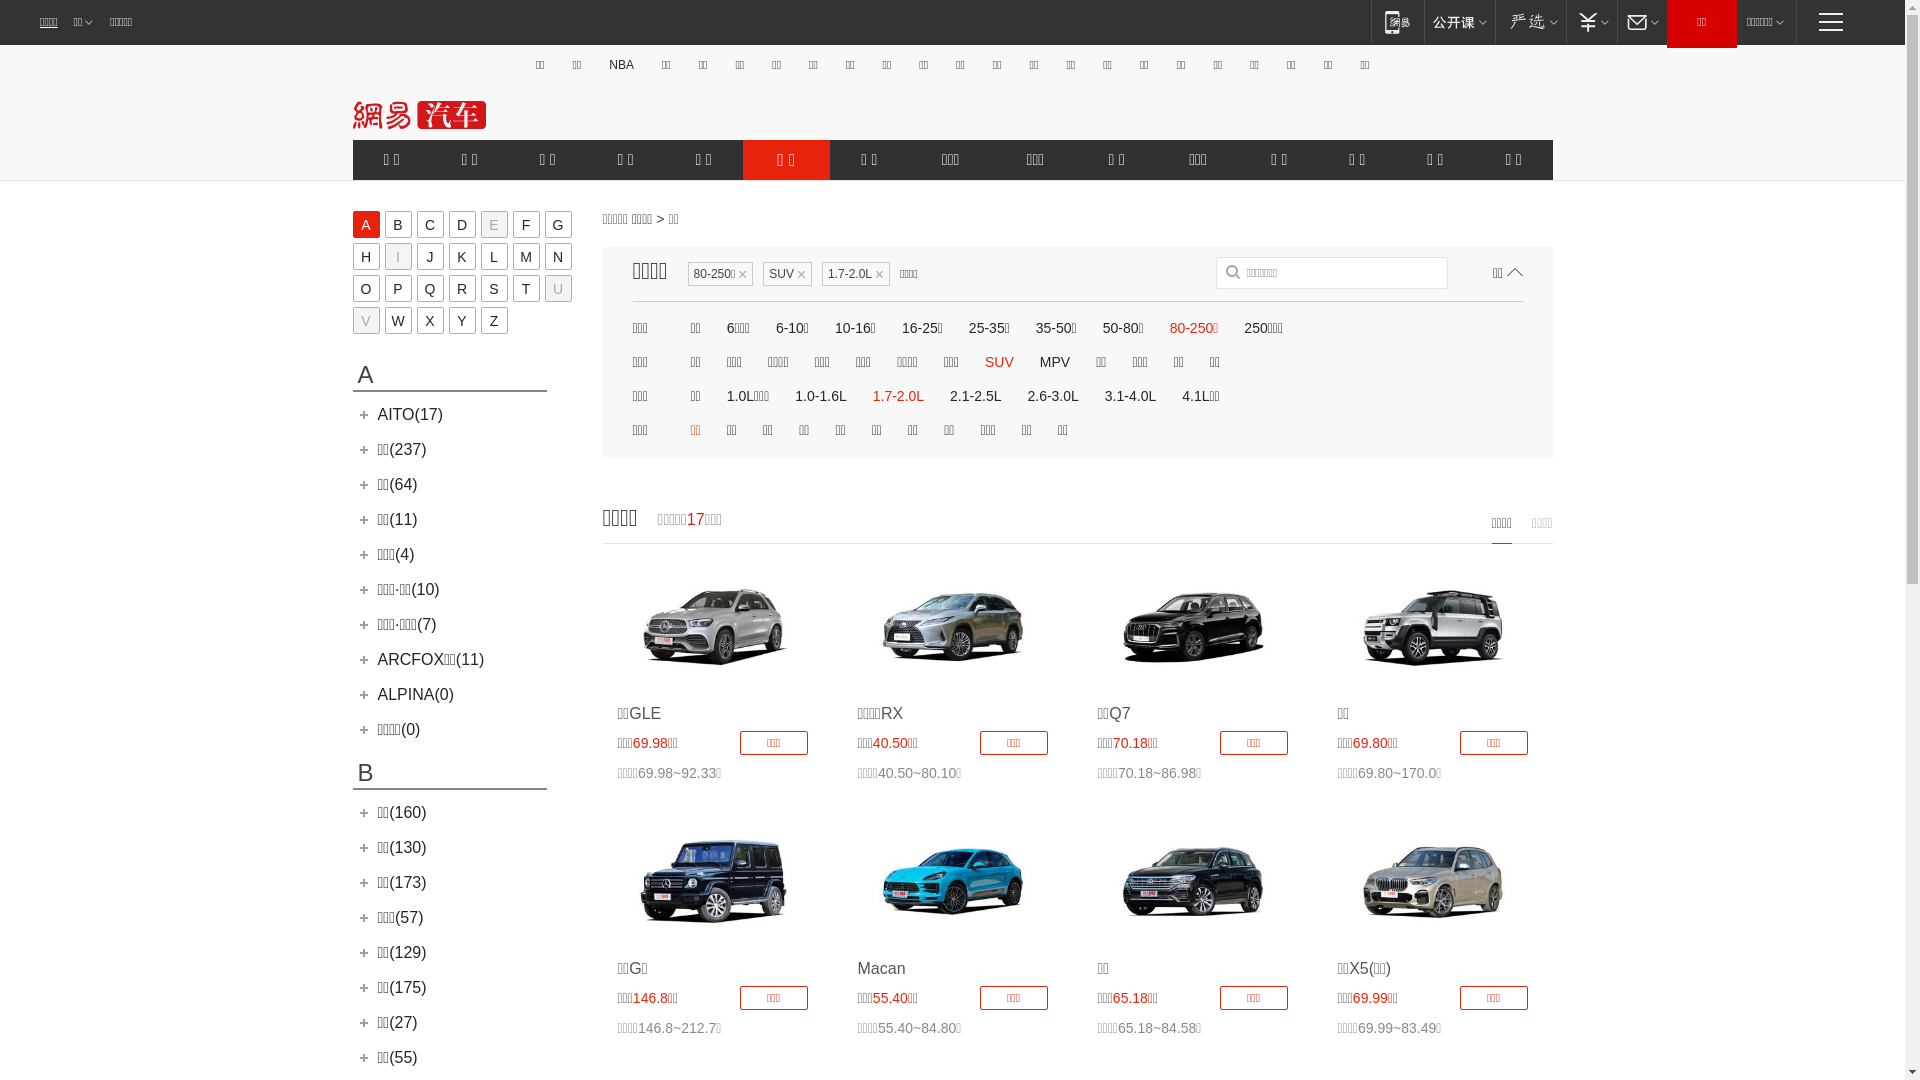 The height and width of the screenshot is (1080, 1920). Describe the element at coordinates (480, 288) in the screenshot. I see `'S'` at that location.